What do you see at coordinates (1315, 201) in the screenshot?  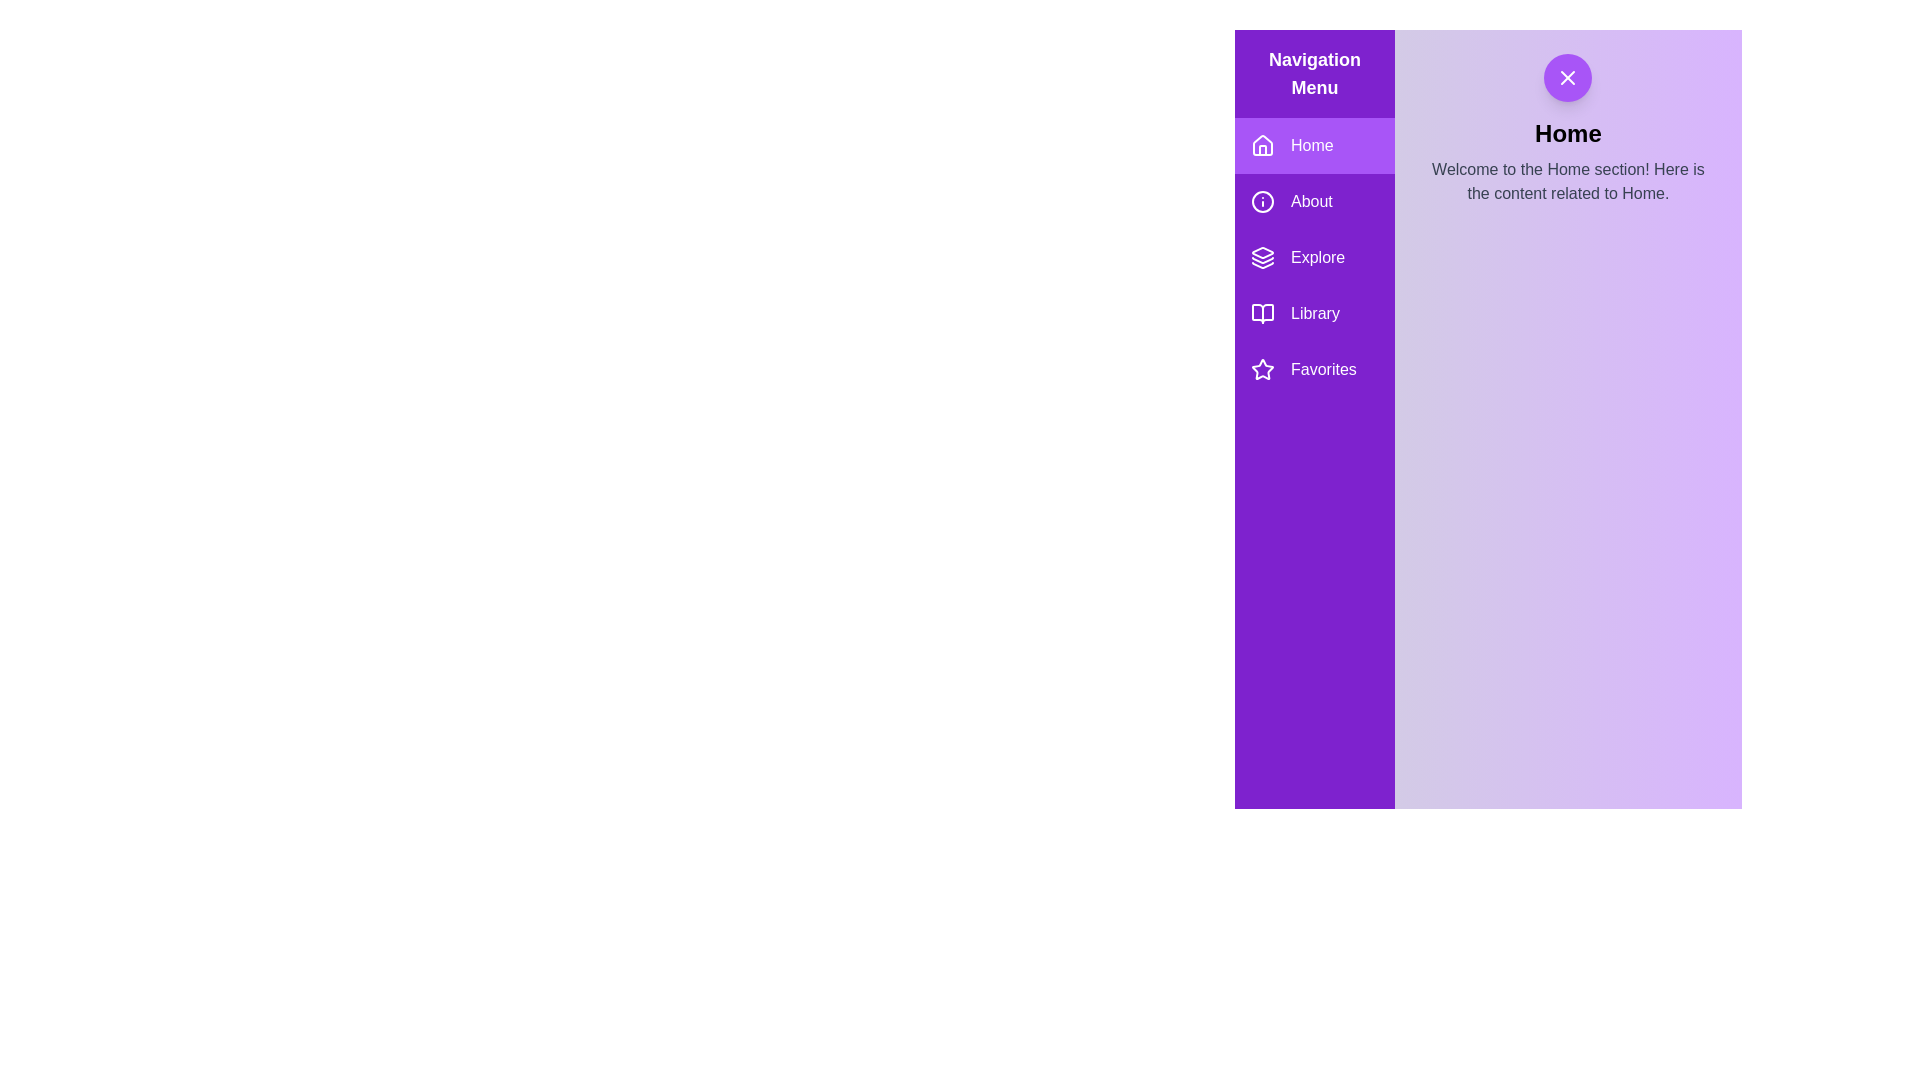 I see `the navigation menu item About` at bounding box center [1315, 201].